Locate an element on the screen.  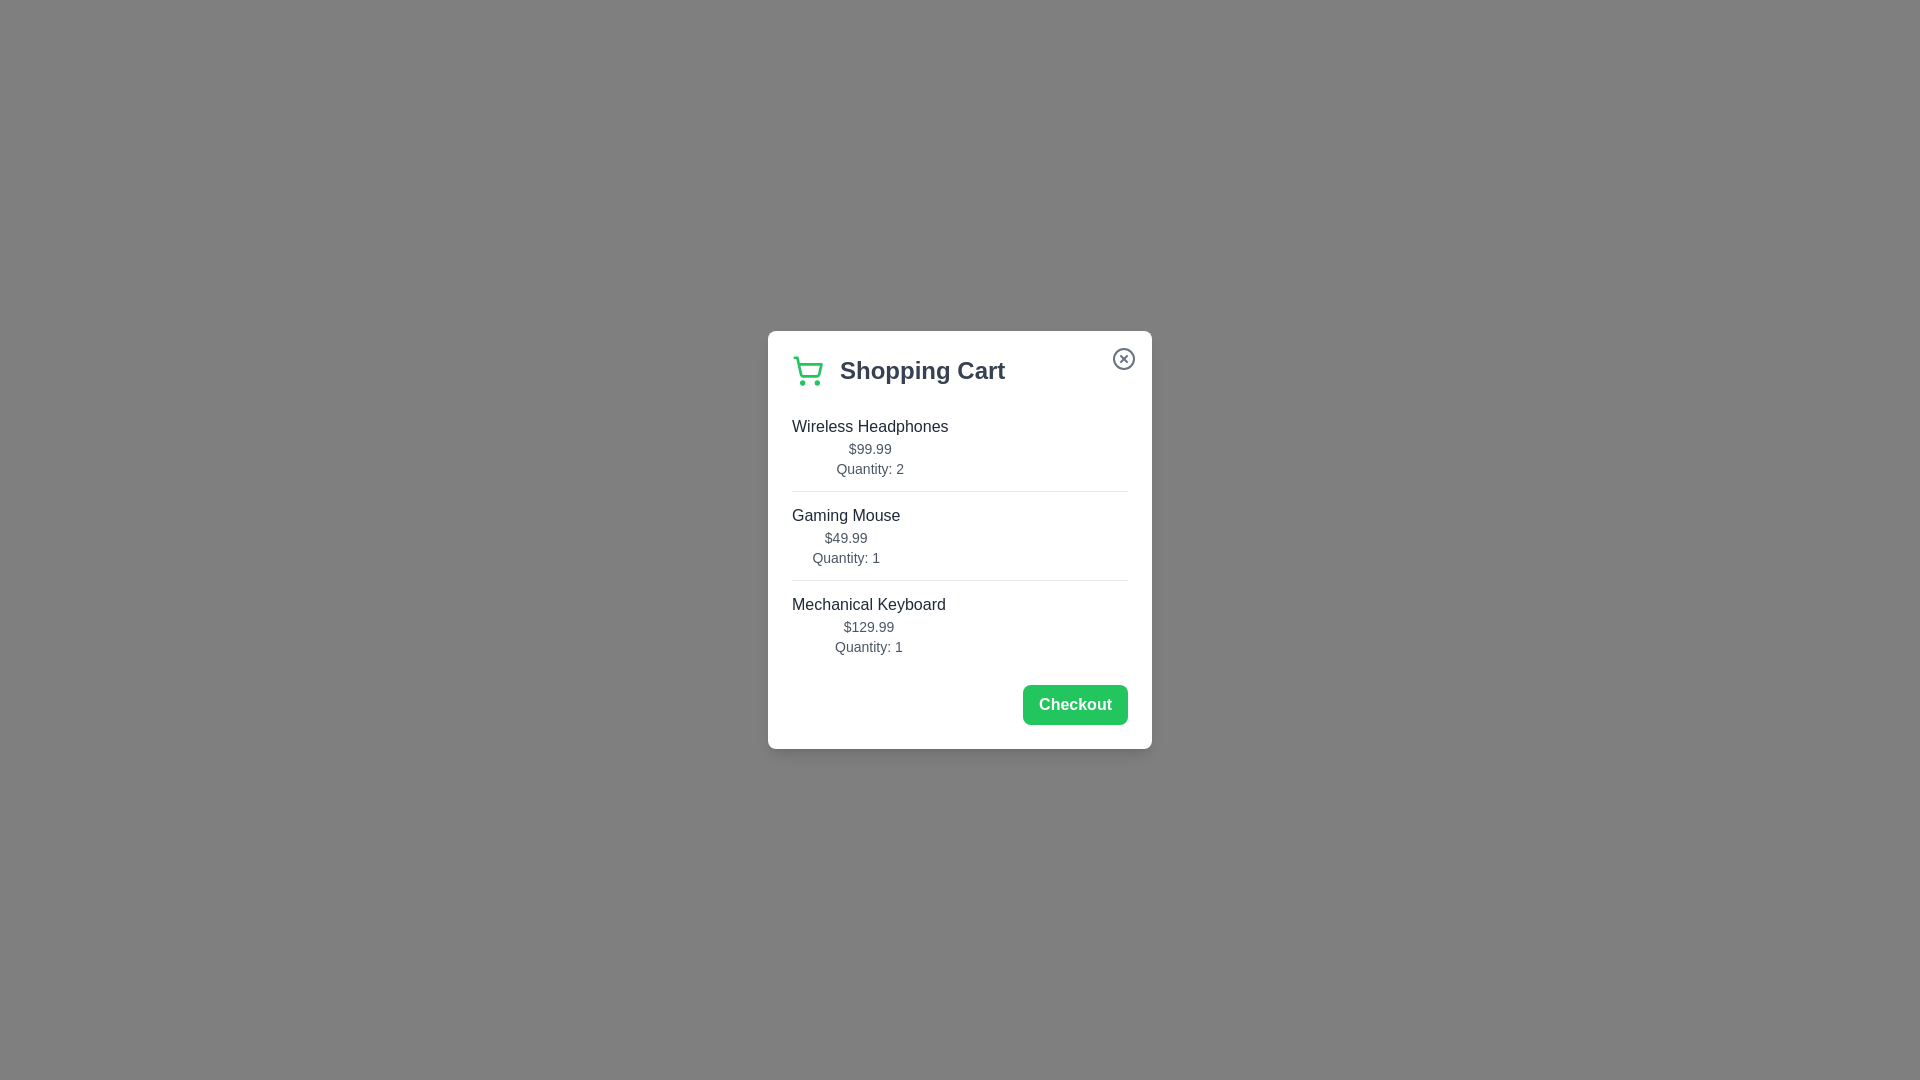
the Shopping Cart title and icon area by clicking near the title text and icon is located at coordinates (960, 370).